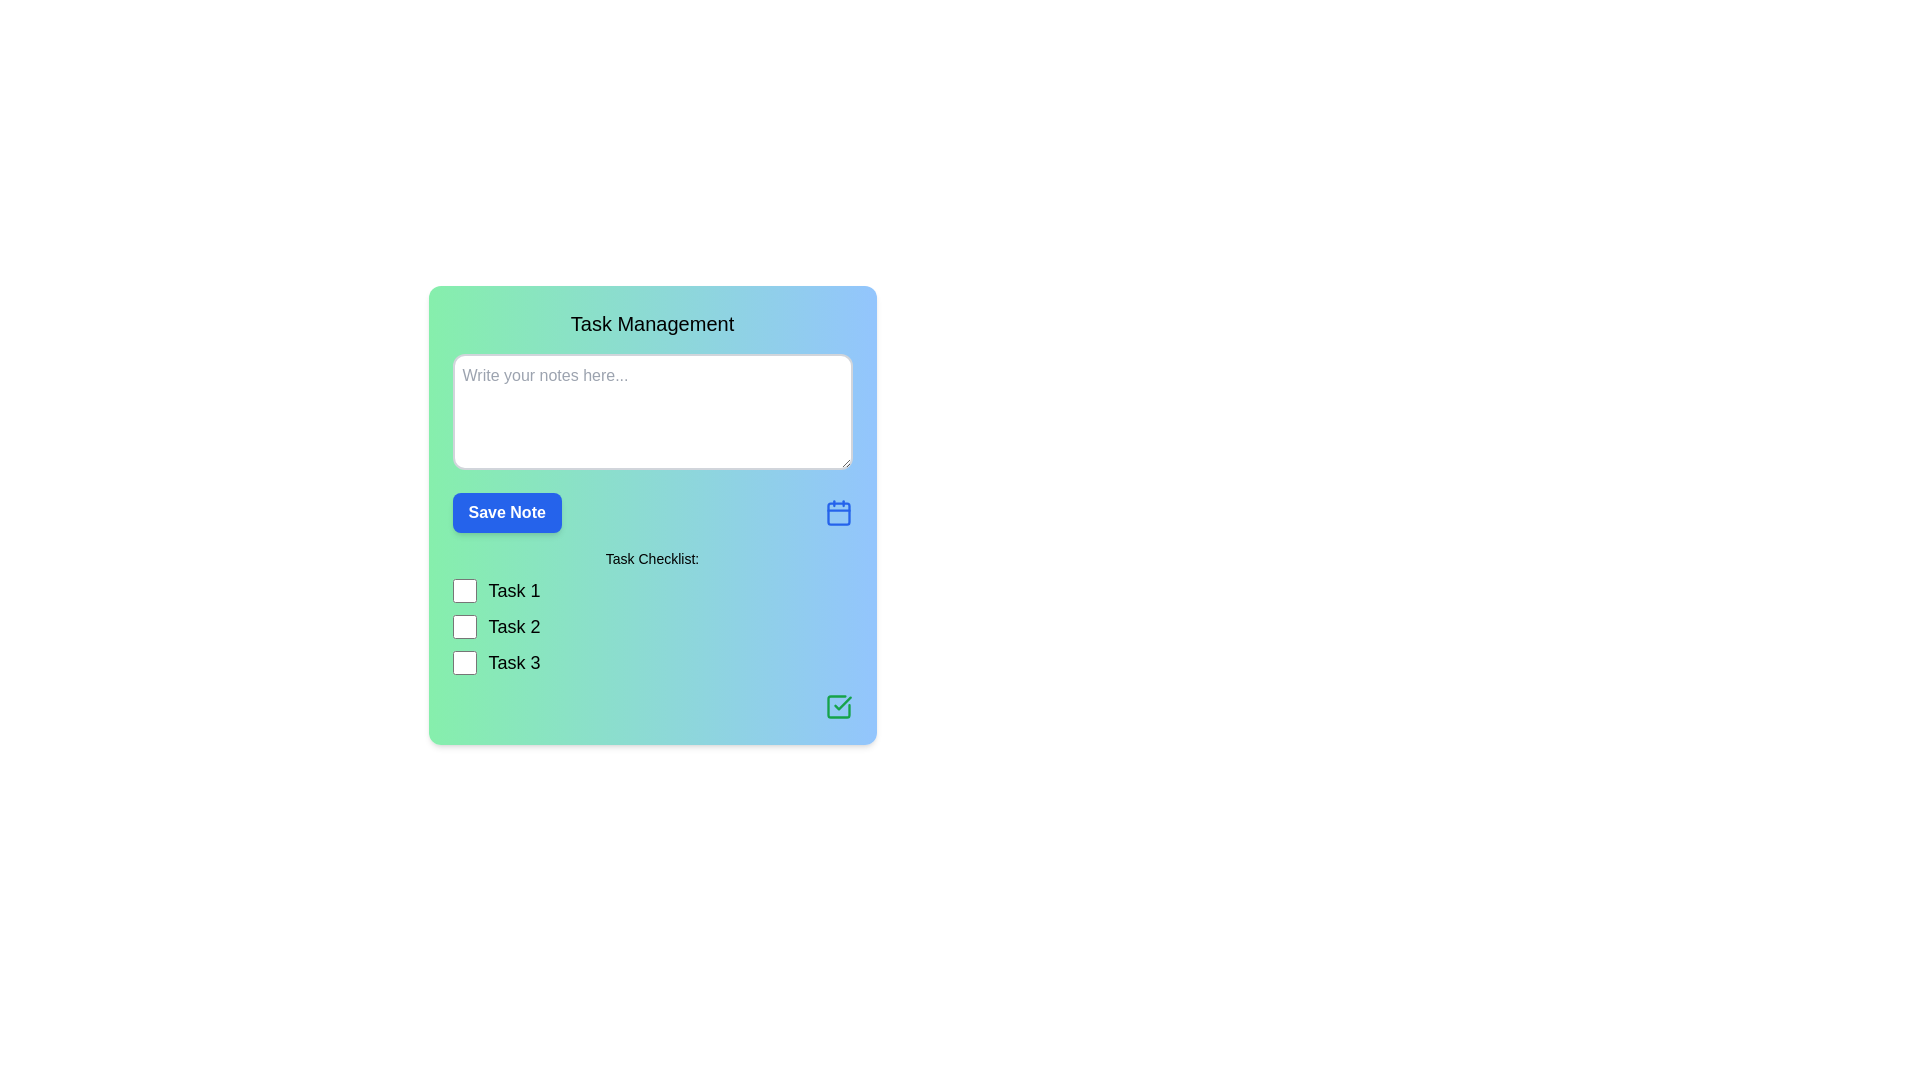  What do you see at coordinates (507, 512) in the screenshot?
I see `the save button located in the middle-left region of the interface to trigger tooltip display or styling changes` at bounding box center [507, 512].